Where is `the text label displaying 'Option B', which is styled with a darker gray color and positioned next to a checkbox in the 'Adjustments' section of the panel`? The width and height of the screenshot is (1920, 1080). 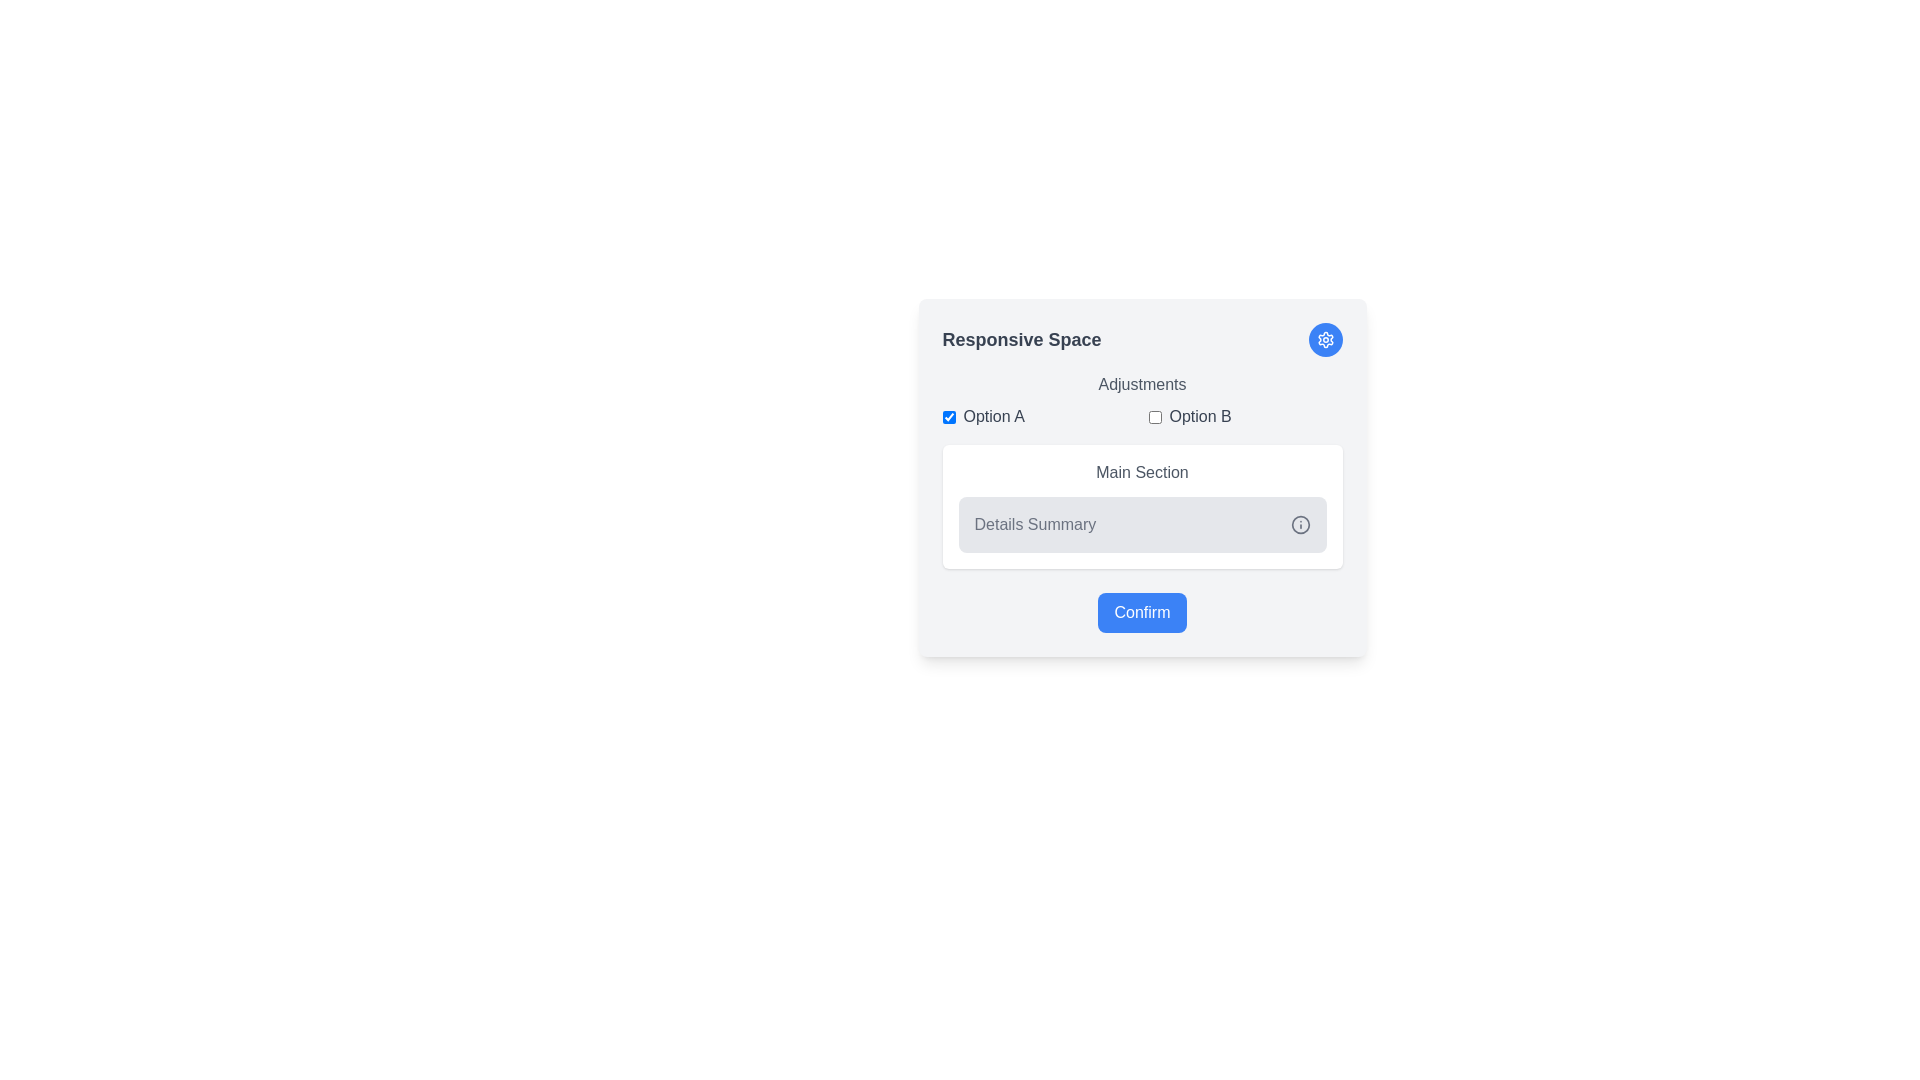 the text label displaying 'Option B', which is styled with a darker gray color and positioned next to a checkbox in the 'Adjustments' section of the panel is located at coordinates (1200, 415).